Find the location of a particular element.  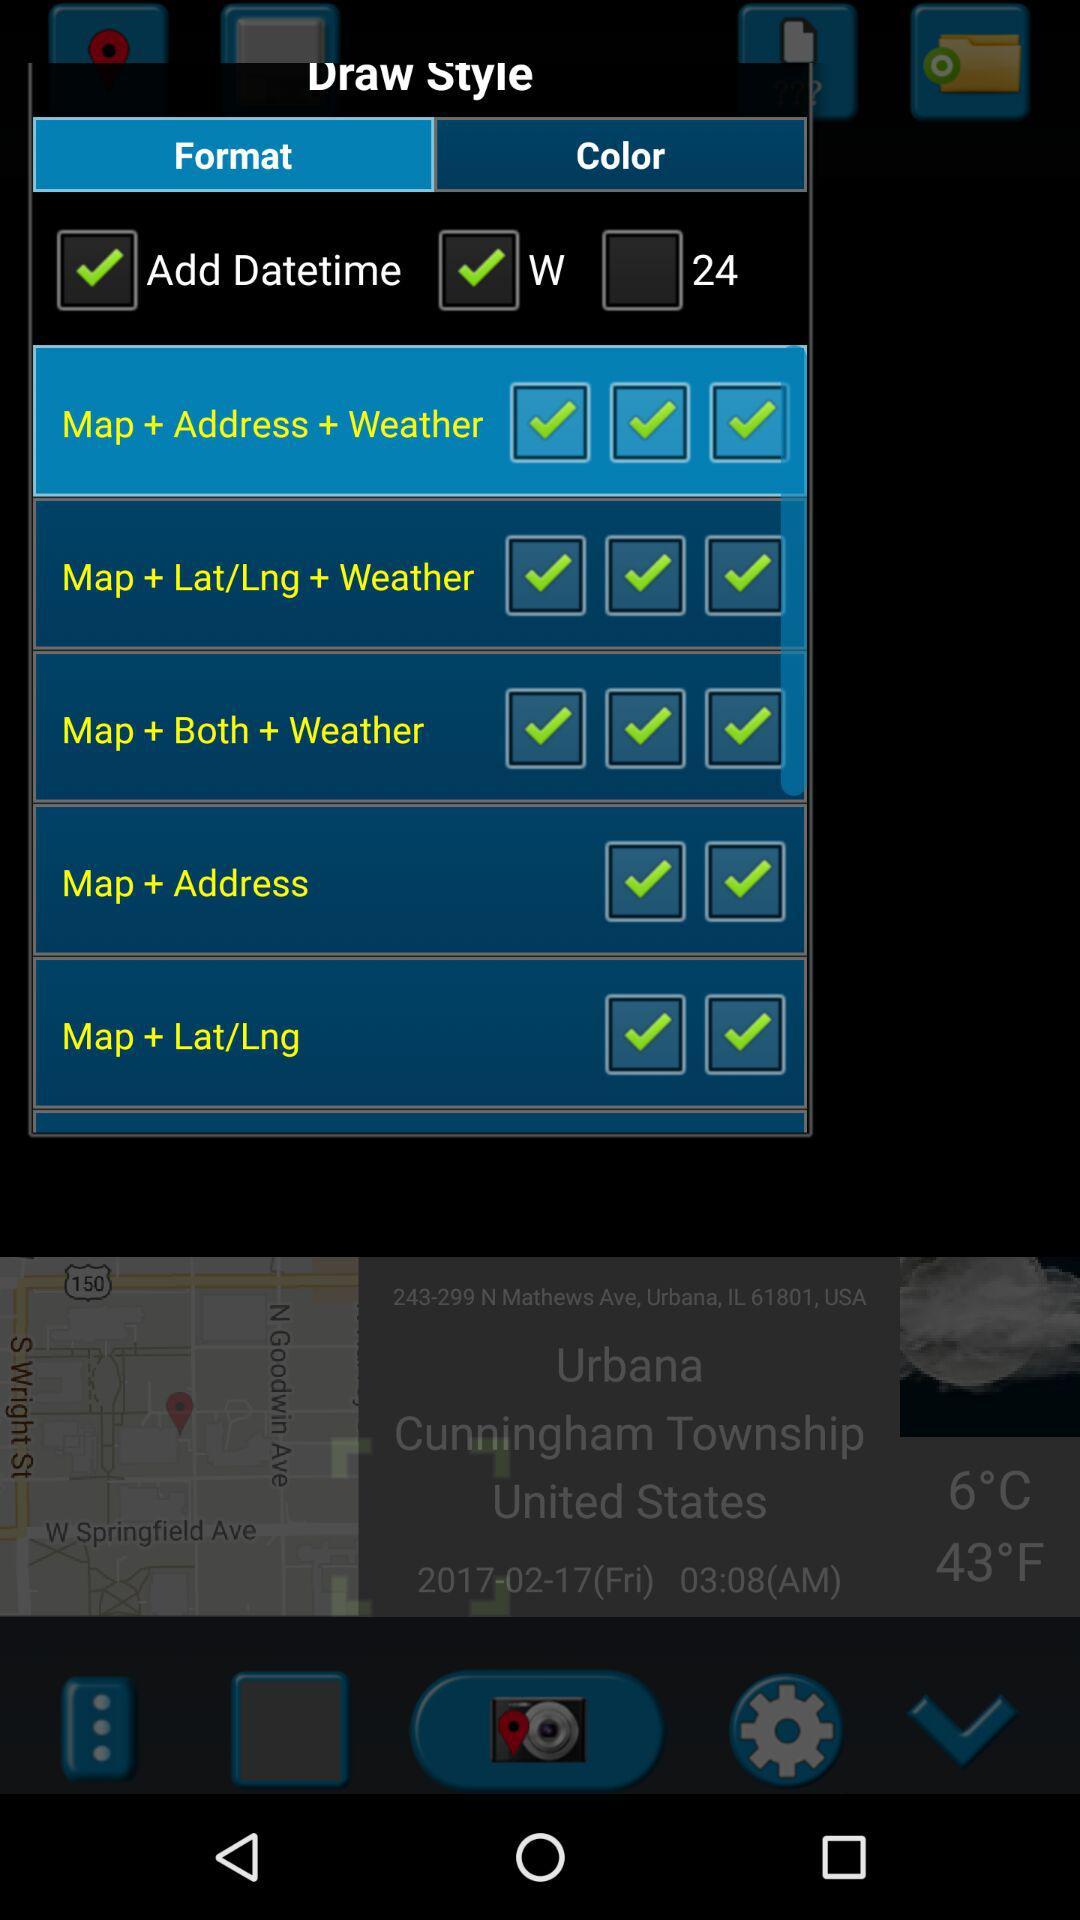

map+lat/lan+weather is located at coordinates (644, 572).